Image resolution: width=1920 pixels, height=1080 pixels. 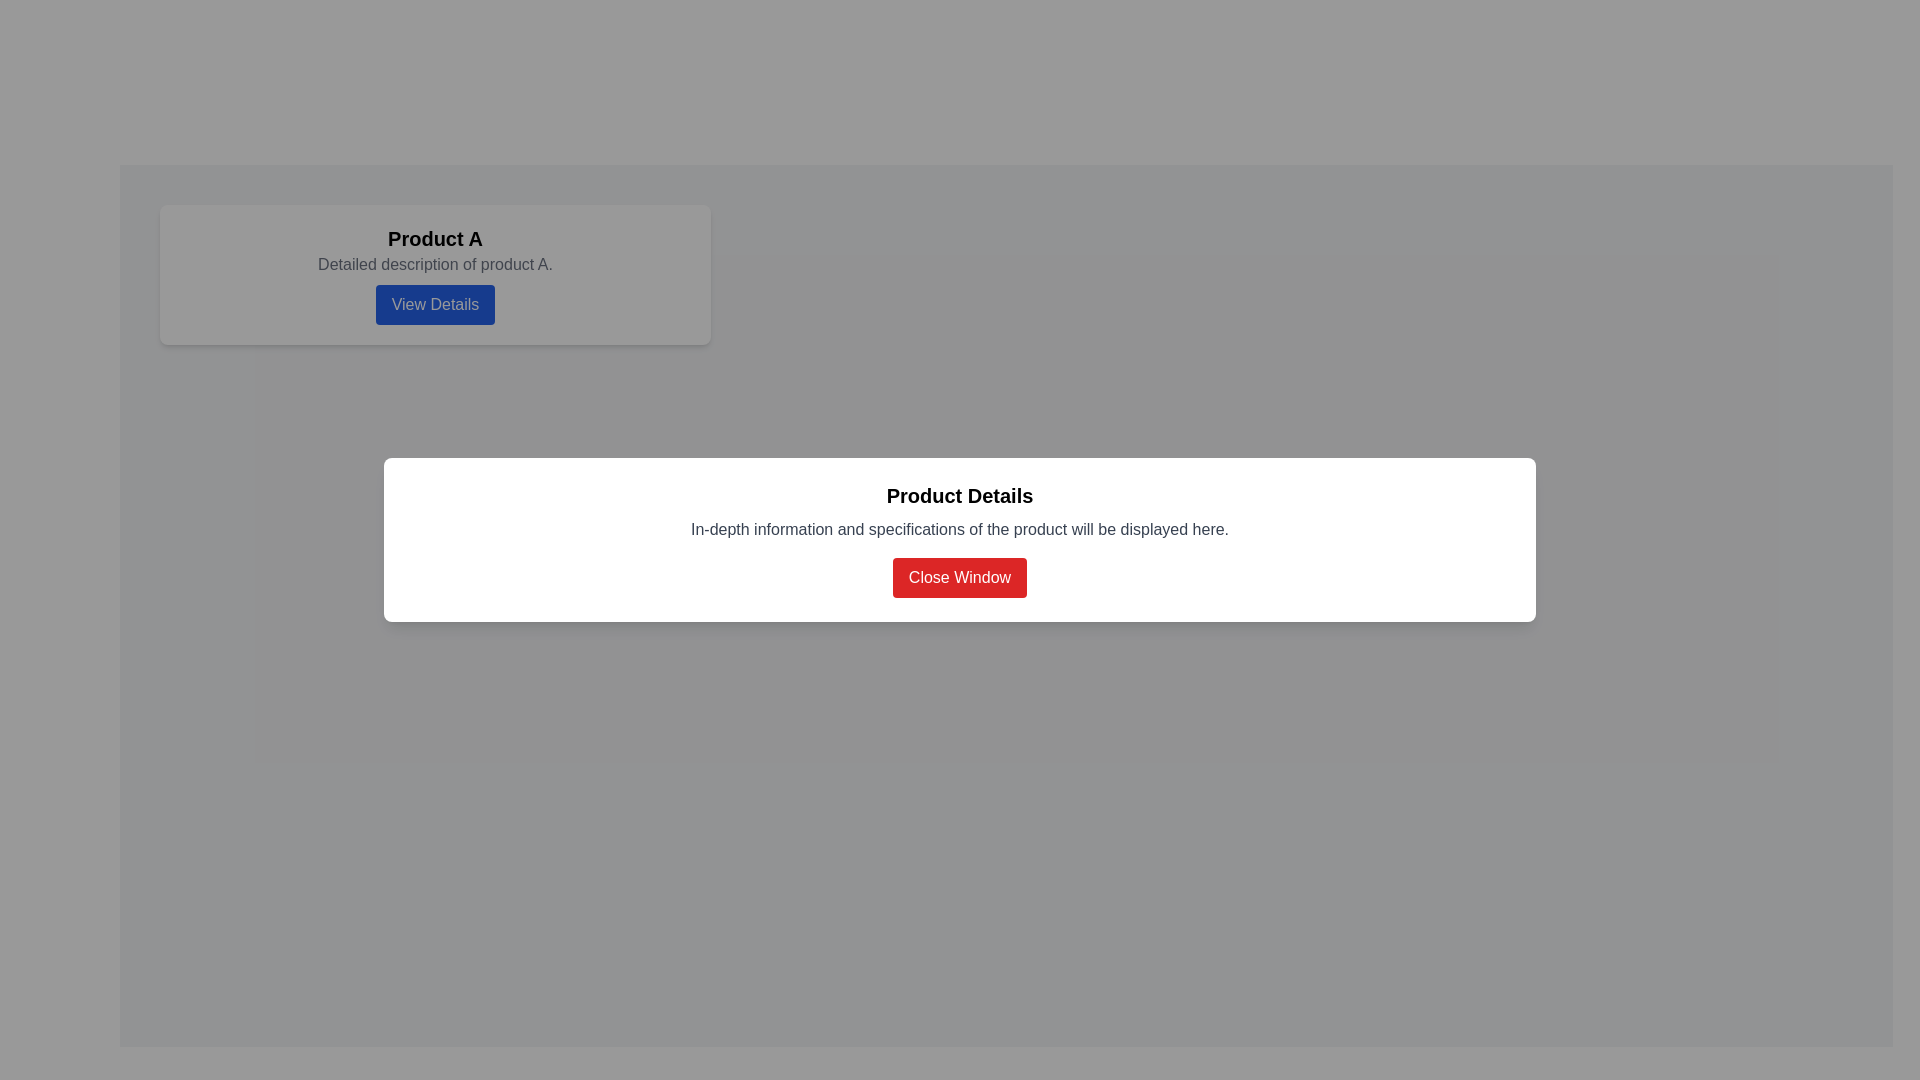 I want to click on the interactive 'Close' button located at the bottom of the white panel, so click(x=960, y=578).